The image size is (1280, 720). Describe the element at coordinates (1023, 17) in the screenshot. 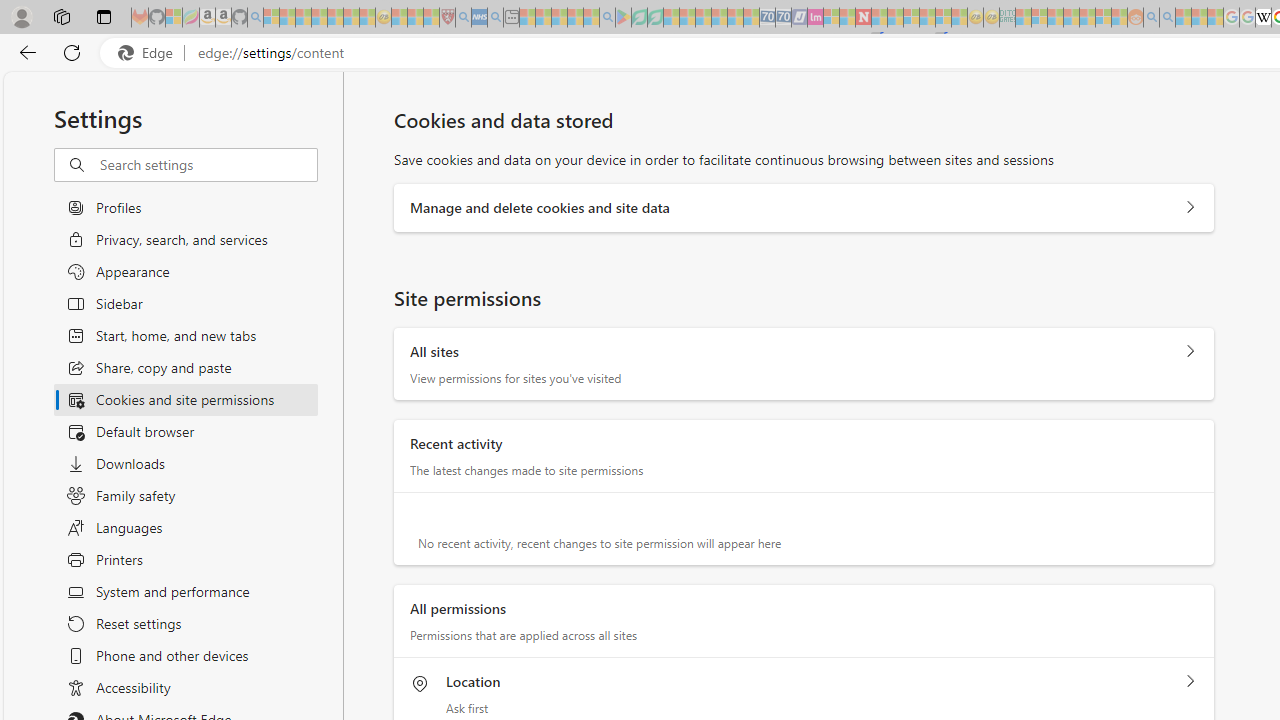

I see `'MSNBC - MSN - Sleeping'` at that location.